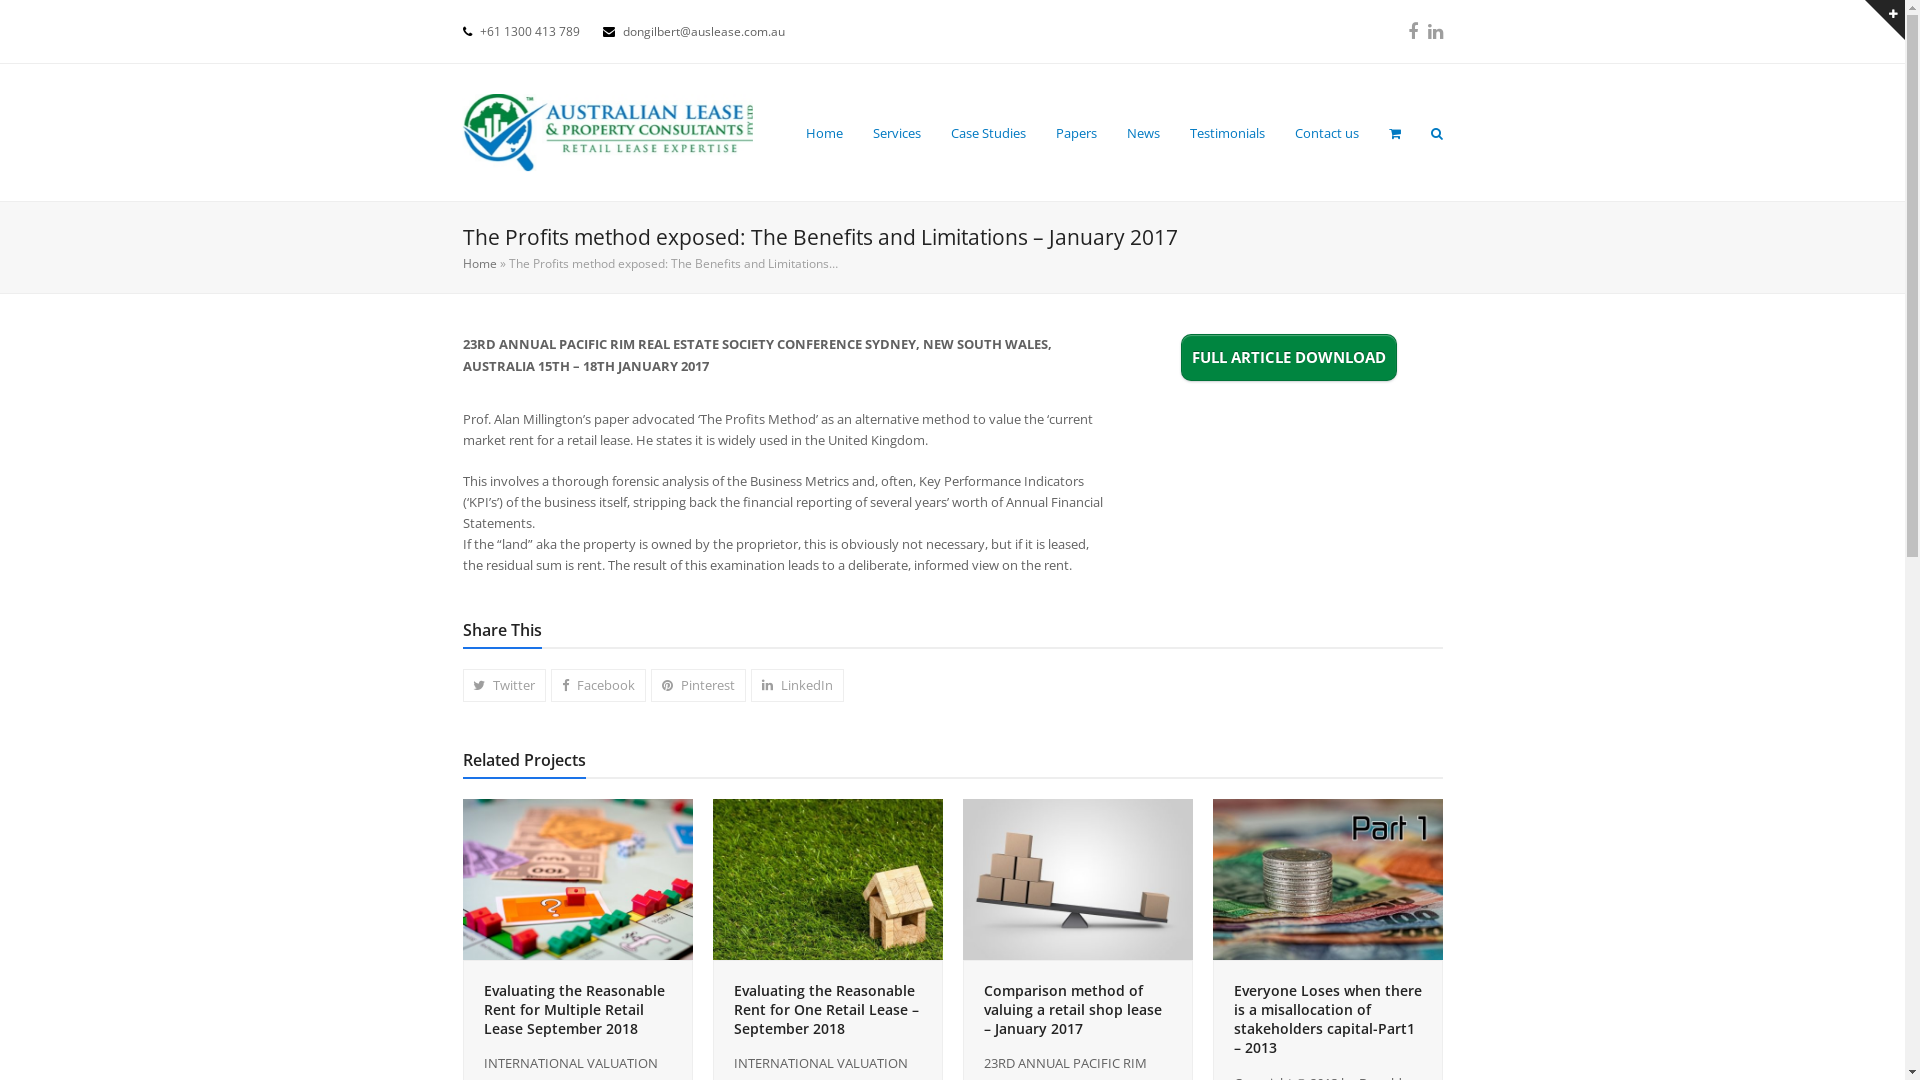 This screenshot has height=1080, width=1920. I want to click on 'dongilbert@auslease.com.au', so click(621, 31).